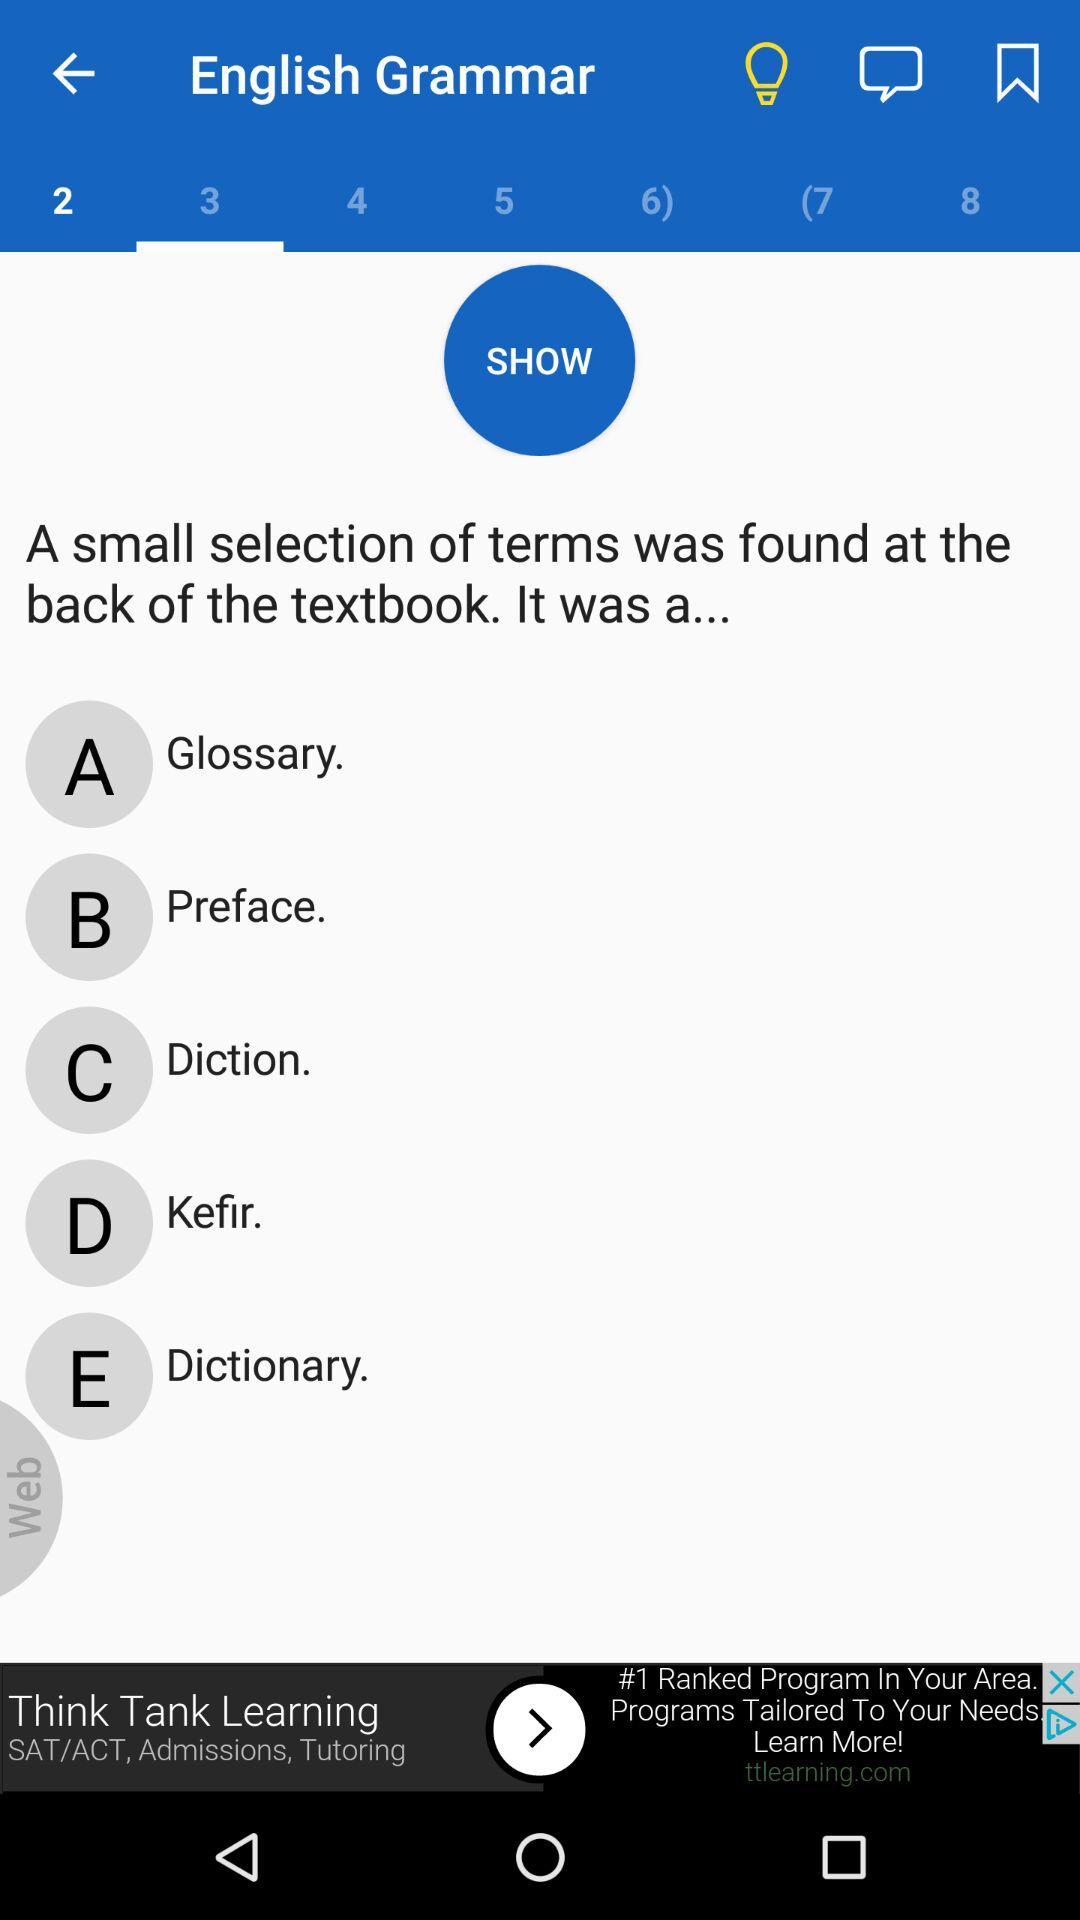 This screenshot has width=1080, height=1920. I want to click on wed box, so click(31, 1498).